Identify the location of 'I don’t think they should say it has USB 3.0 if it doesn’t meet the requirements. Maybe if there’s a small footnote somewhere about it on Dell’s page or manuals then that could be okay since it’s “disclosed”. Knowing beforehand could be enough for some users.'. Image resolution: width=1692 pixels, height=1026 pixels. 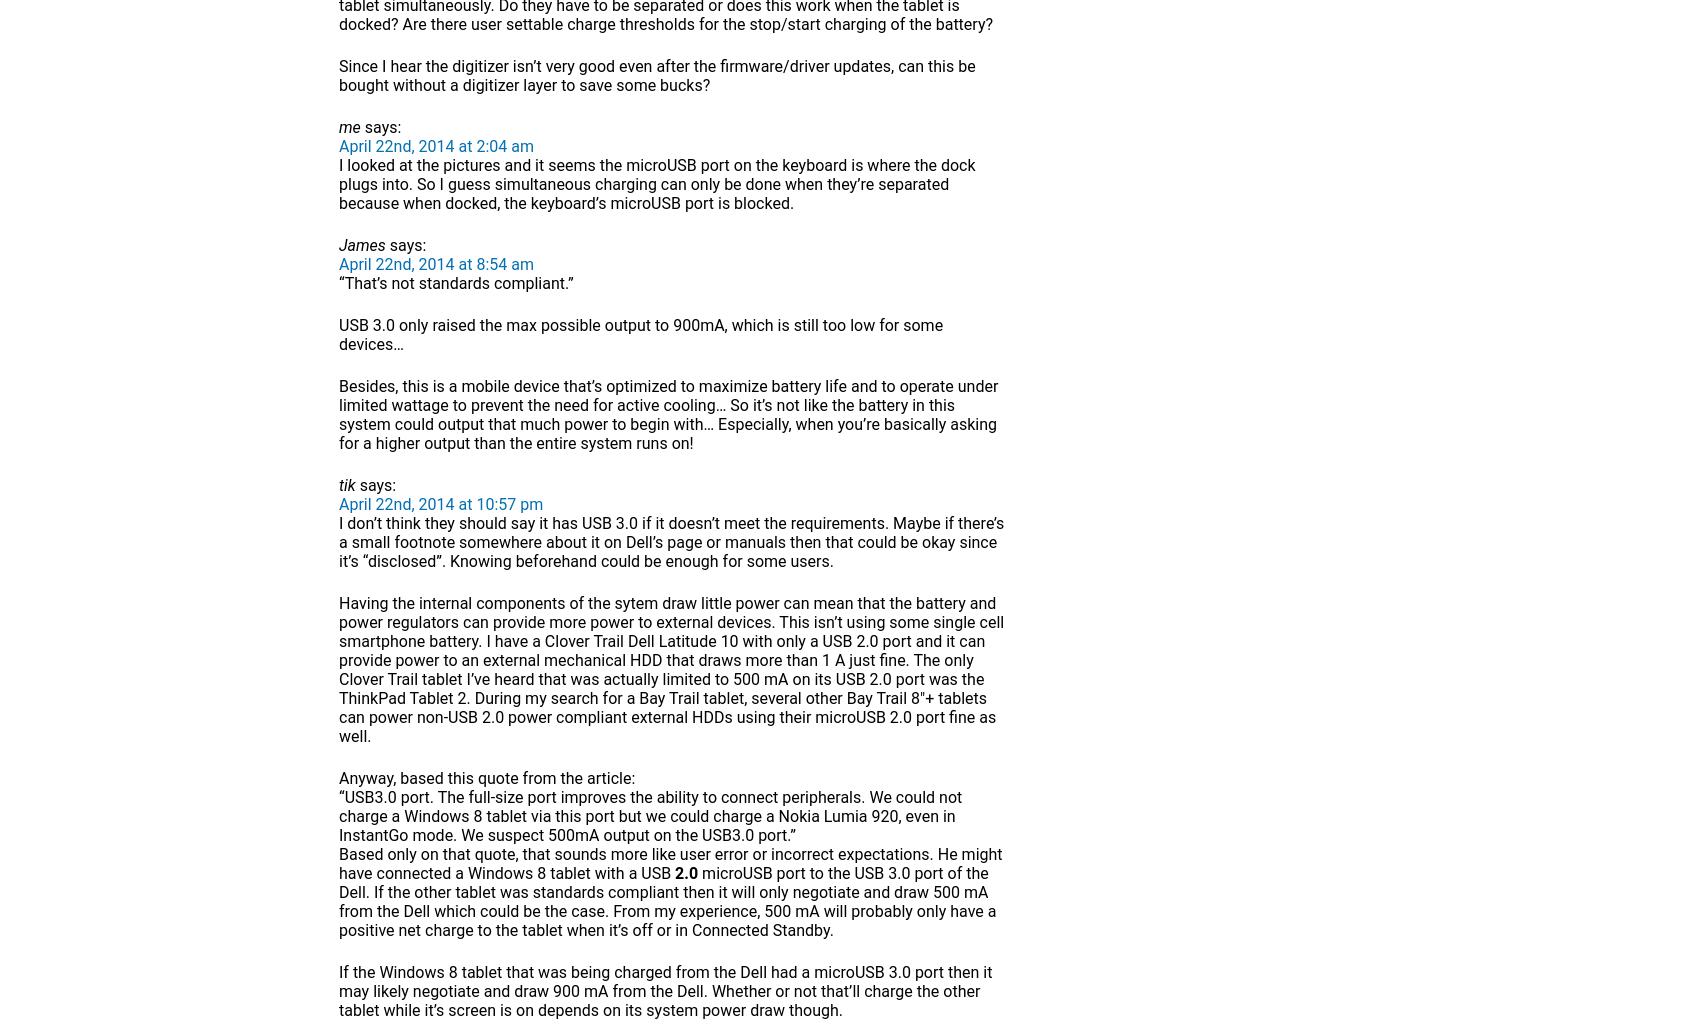
(671, 542).